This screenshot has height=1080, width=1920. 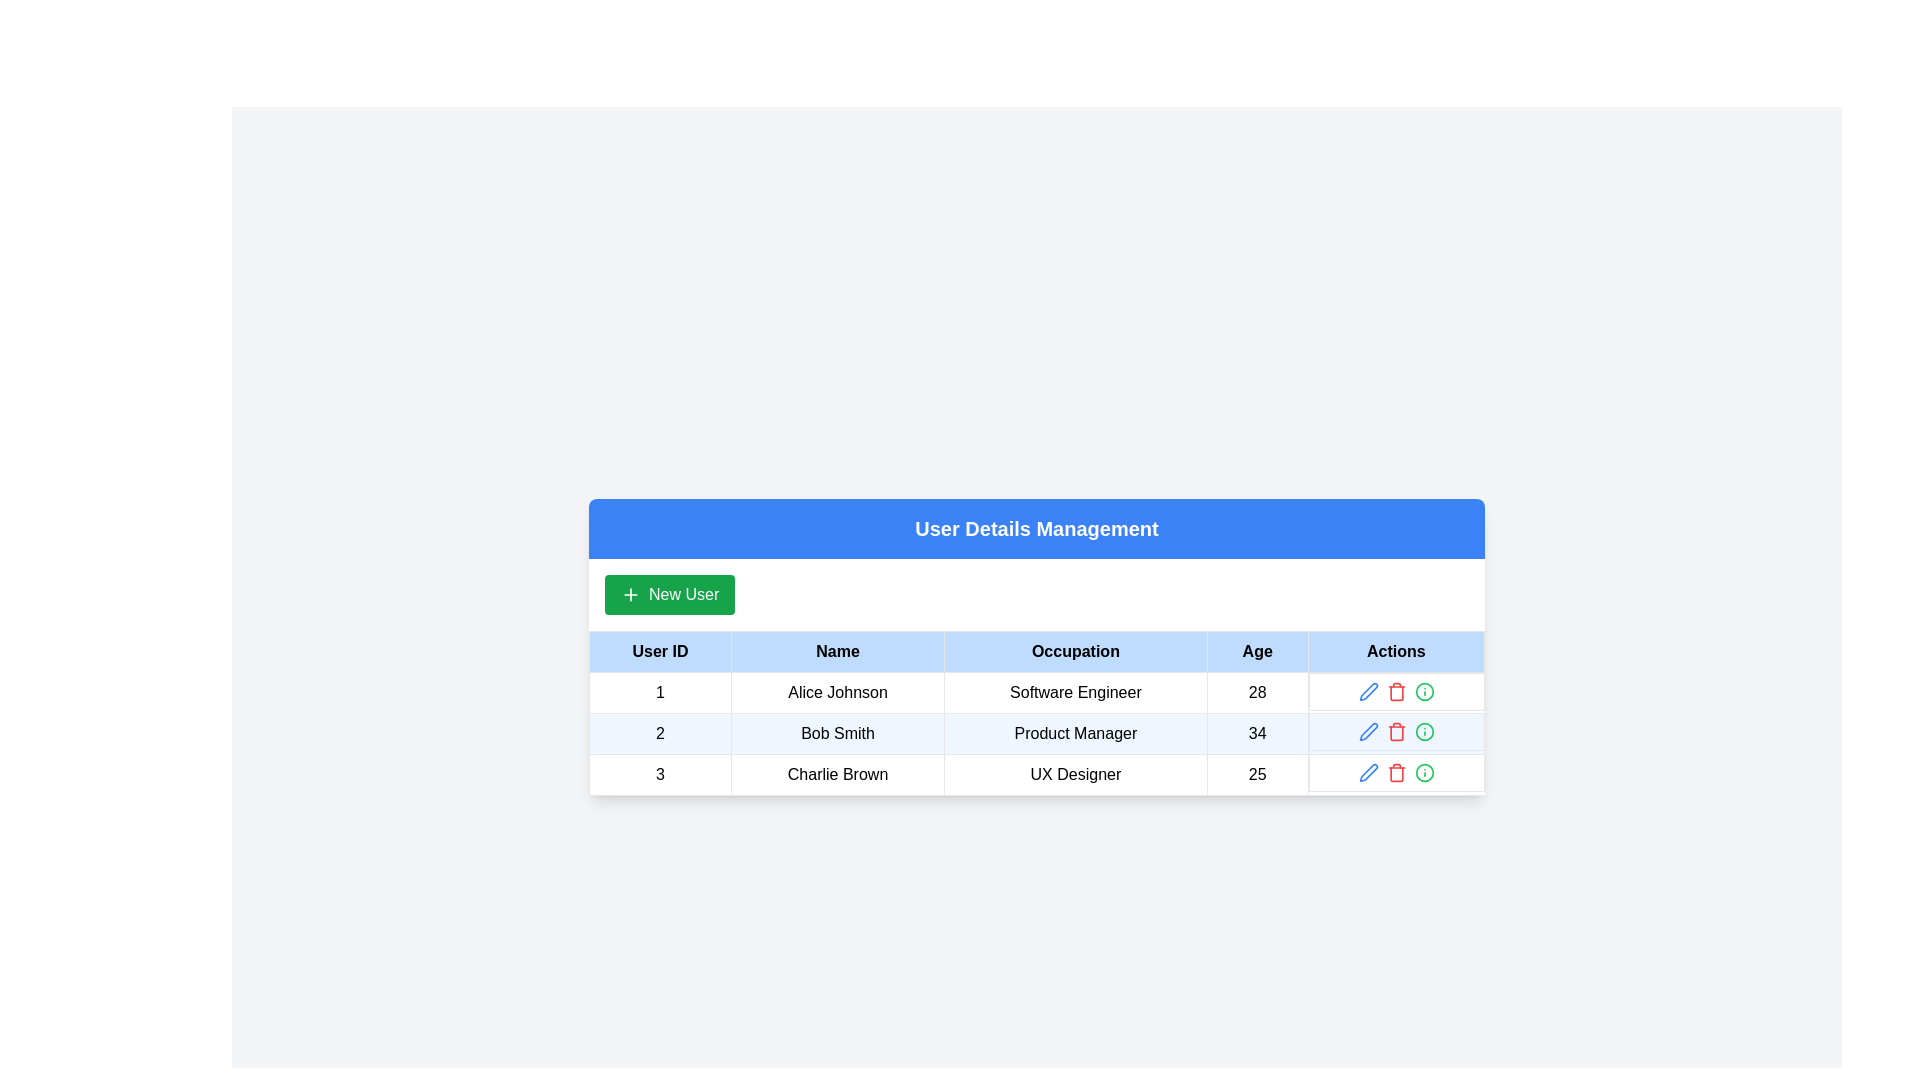 I want to click on the delete button located in the 'Actions' column of the table for the user record of Bob Smith, which is the second icon in the action lineup, so click(x=1395, y=732).